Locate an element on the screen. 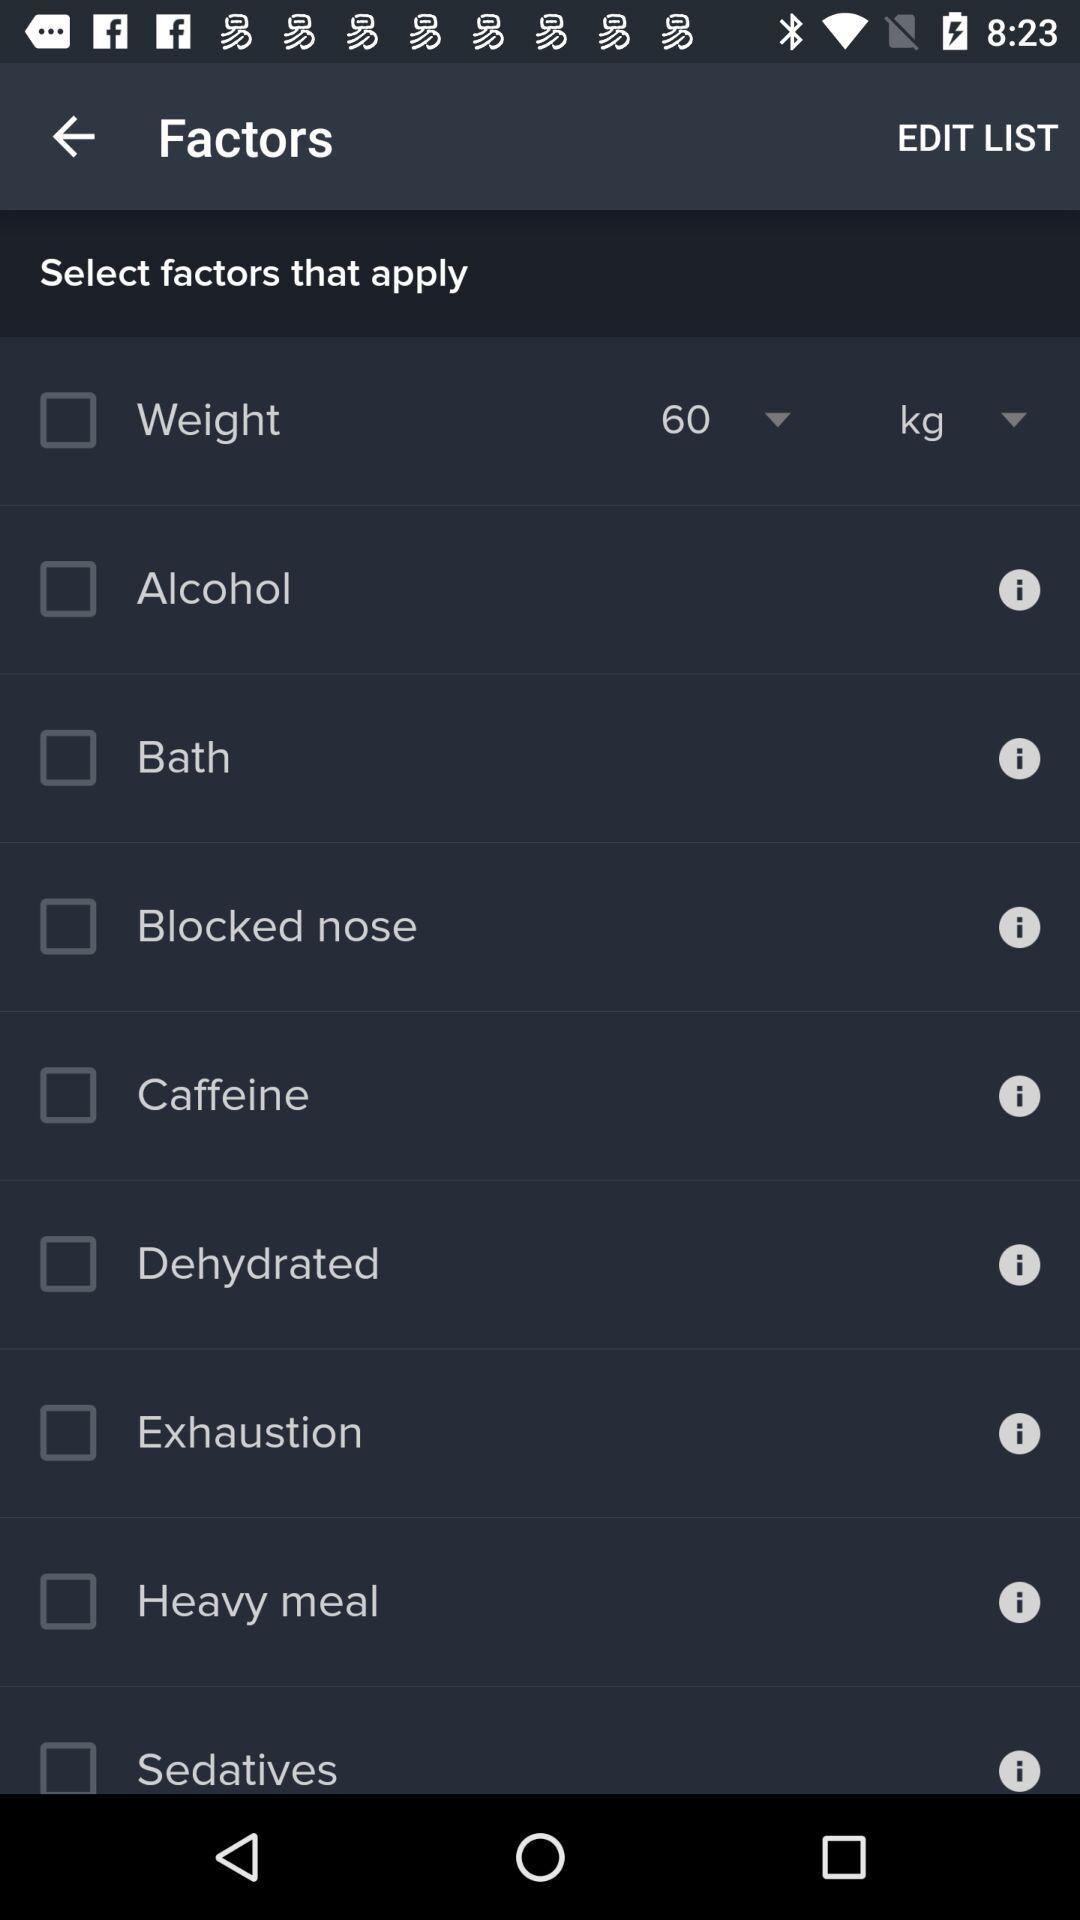 Image resolution: width=1080 pixels, height=1920 pixels. weight item is located at coordinates (169, 419).